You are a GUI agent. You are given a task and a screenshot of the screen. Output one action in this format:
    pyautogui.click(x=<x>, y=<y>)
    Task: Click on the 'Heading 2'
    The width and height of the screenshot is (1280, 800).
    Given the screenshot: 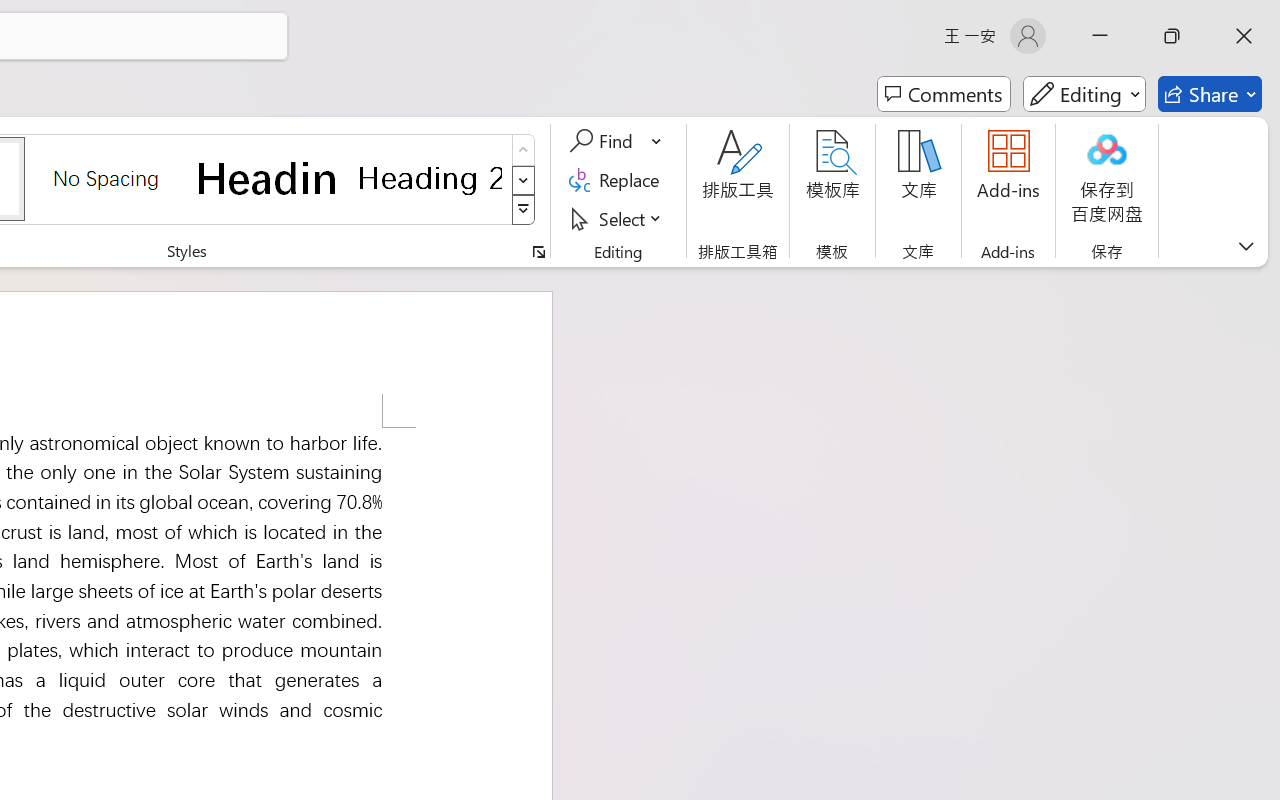 What is the action you would take?
    pyautogui.click(x=429, y=177)
    